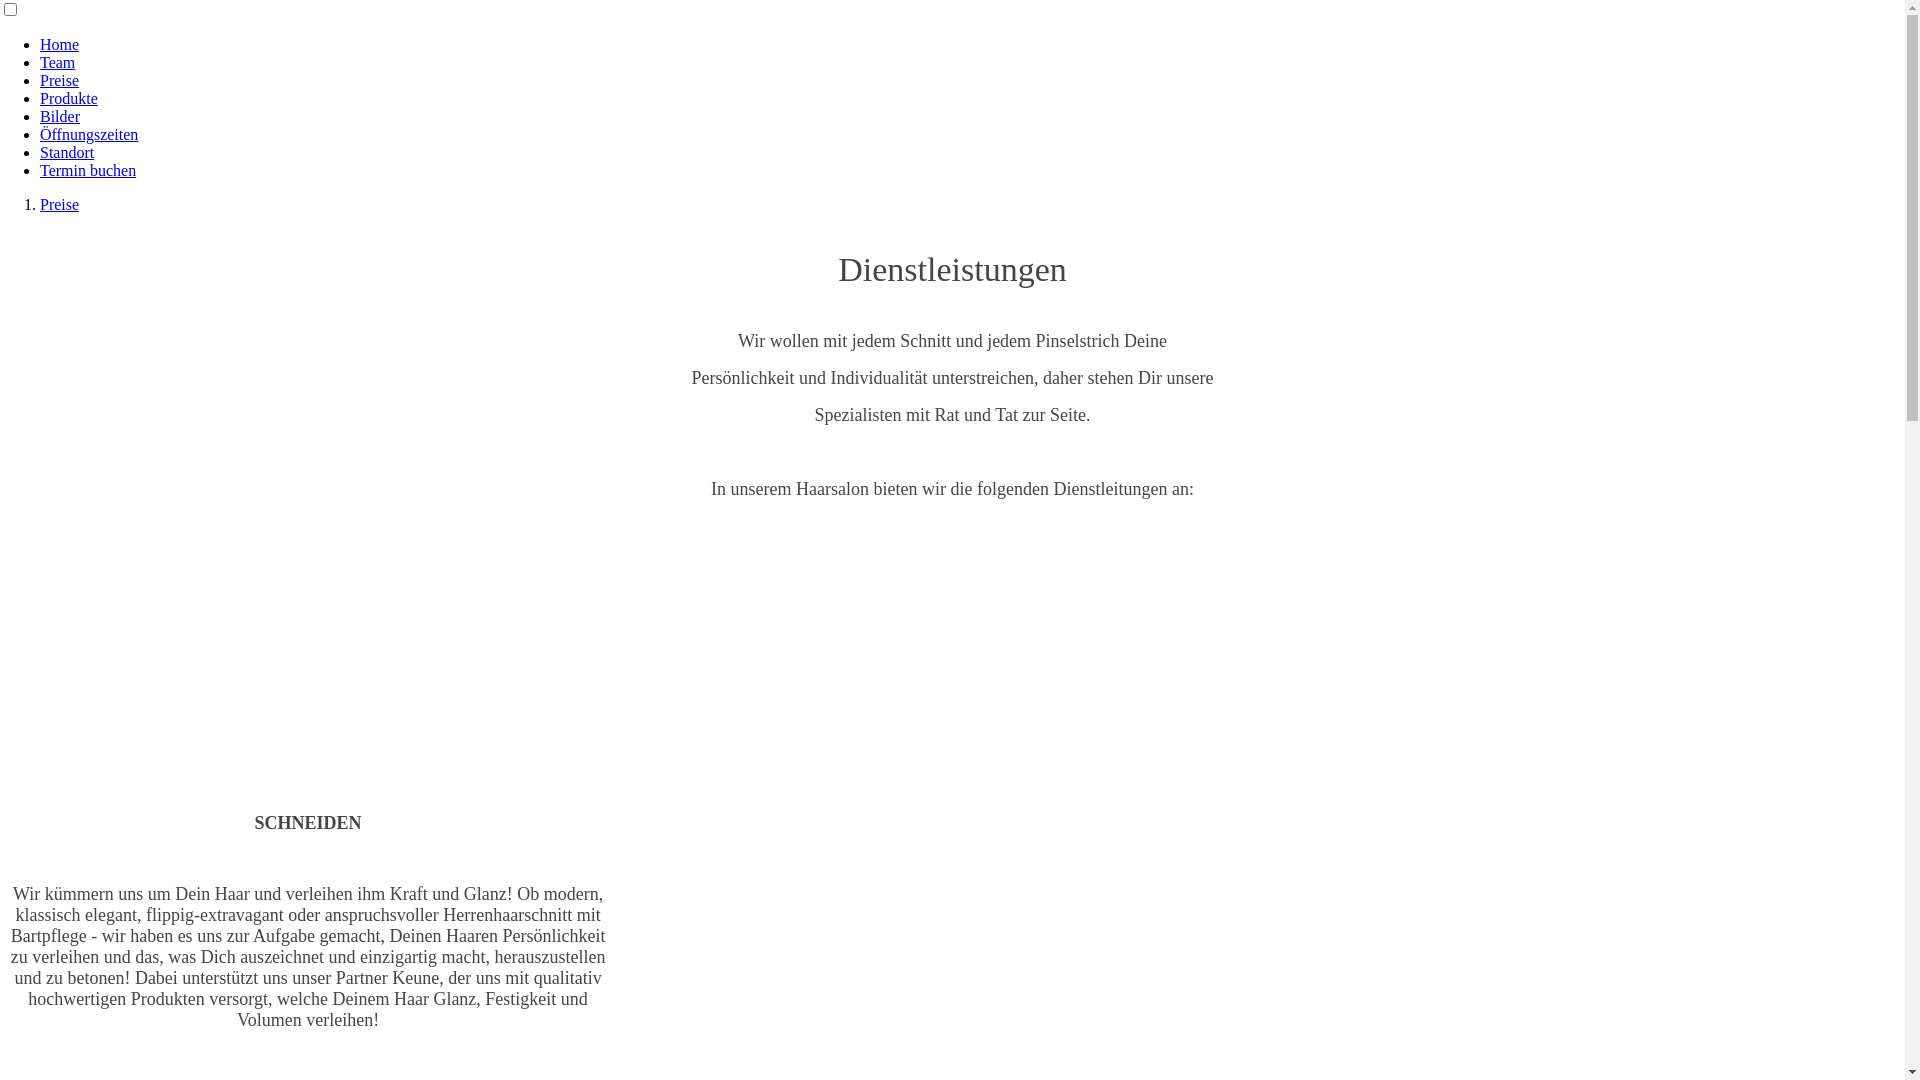 The image size is (1920, 1080). Describe the element at coordinates (39, 116) in the screenshot. I see `'Bilder'` at that location.